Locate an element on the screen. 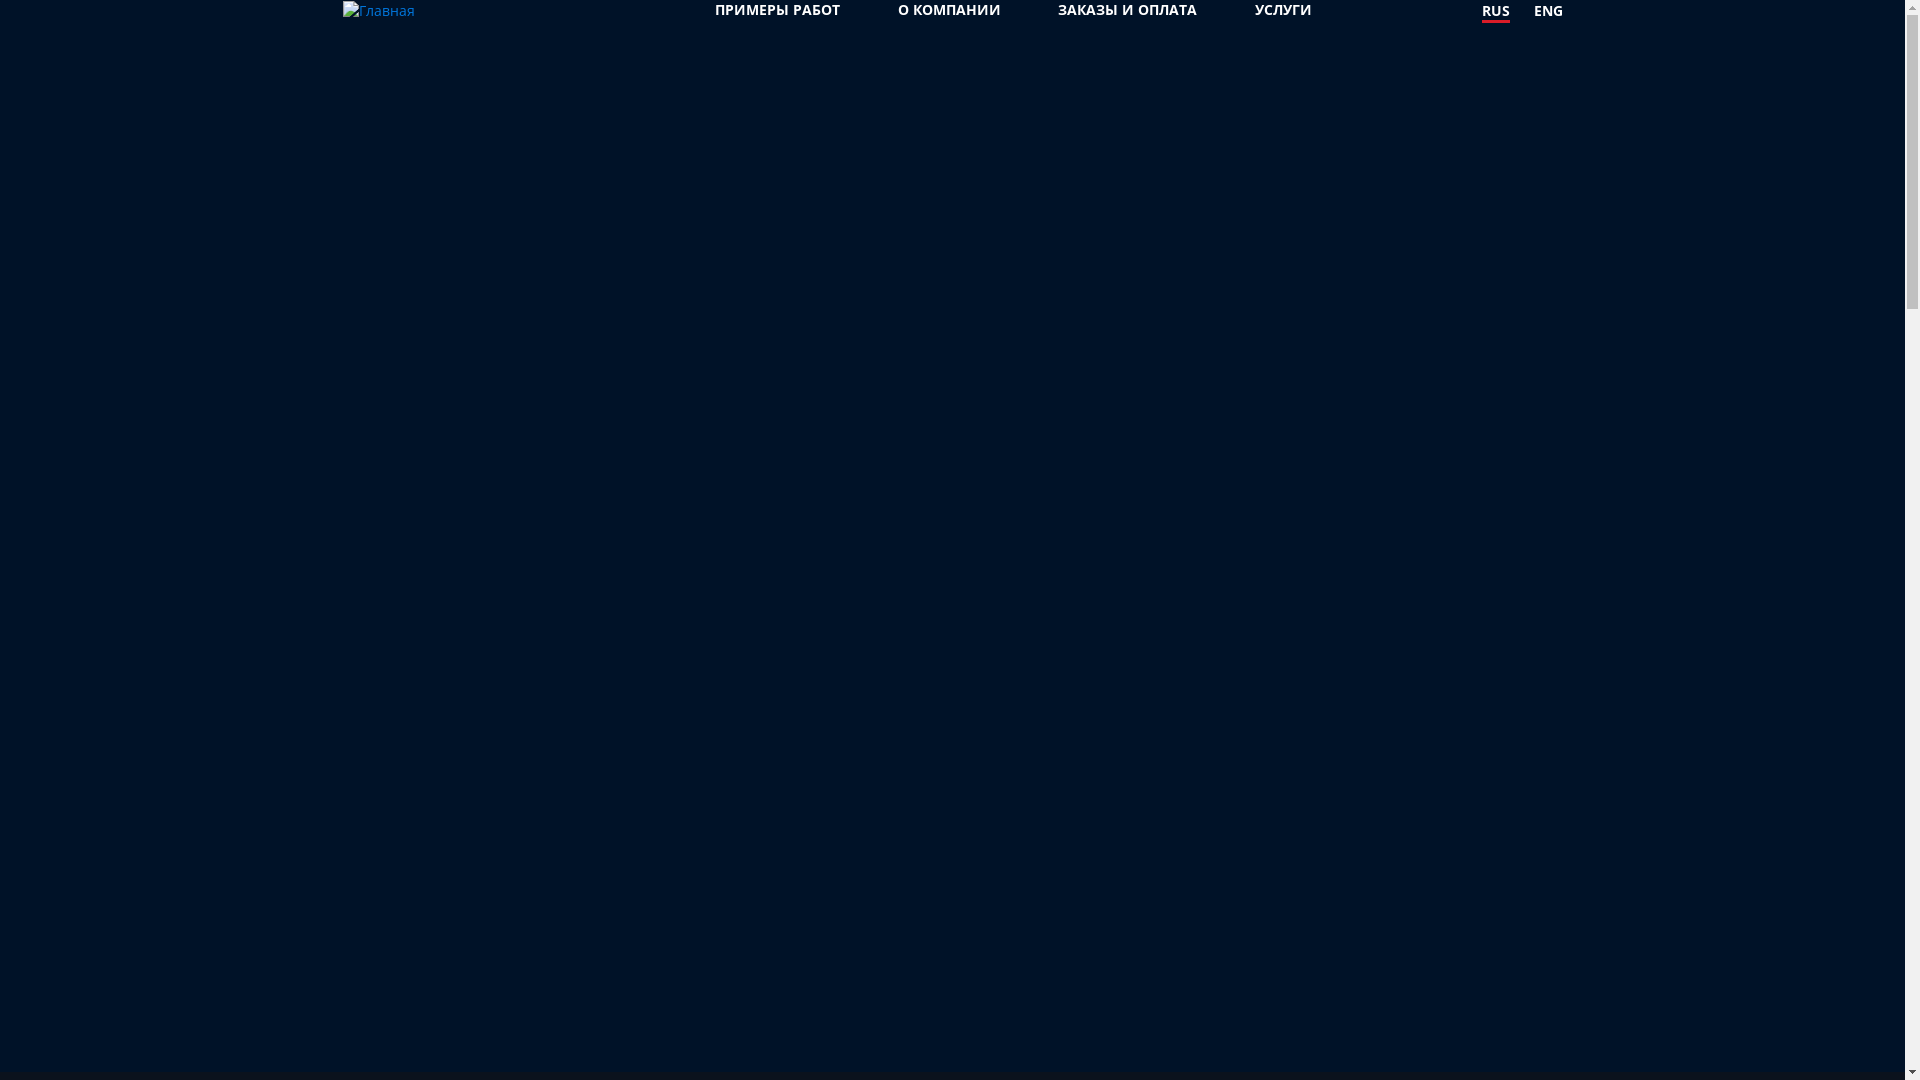 This screenshot has height=1080, width=1920. 'ENG' is located at coordinates (1547, 11).